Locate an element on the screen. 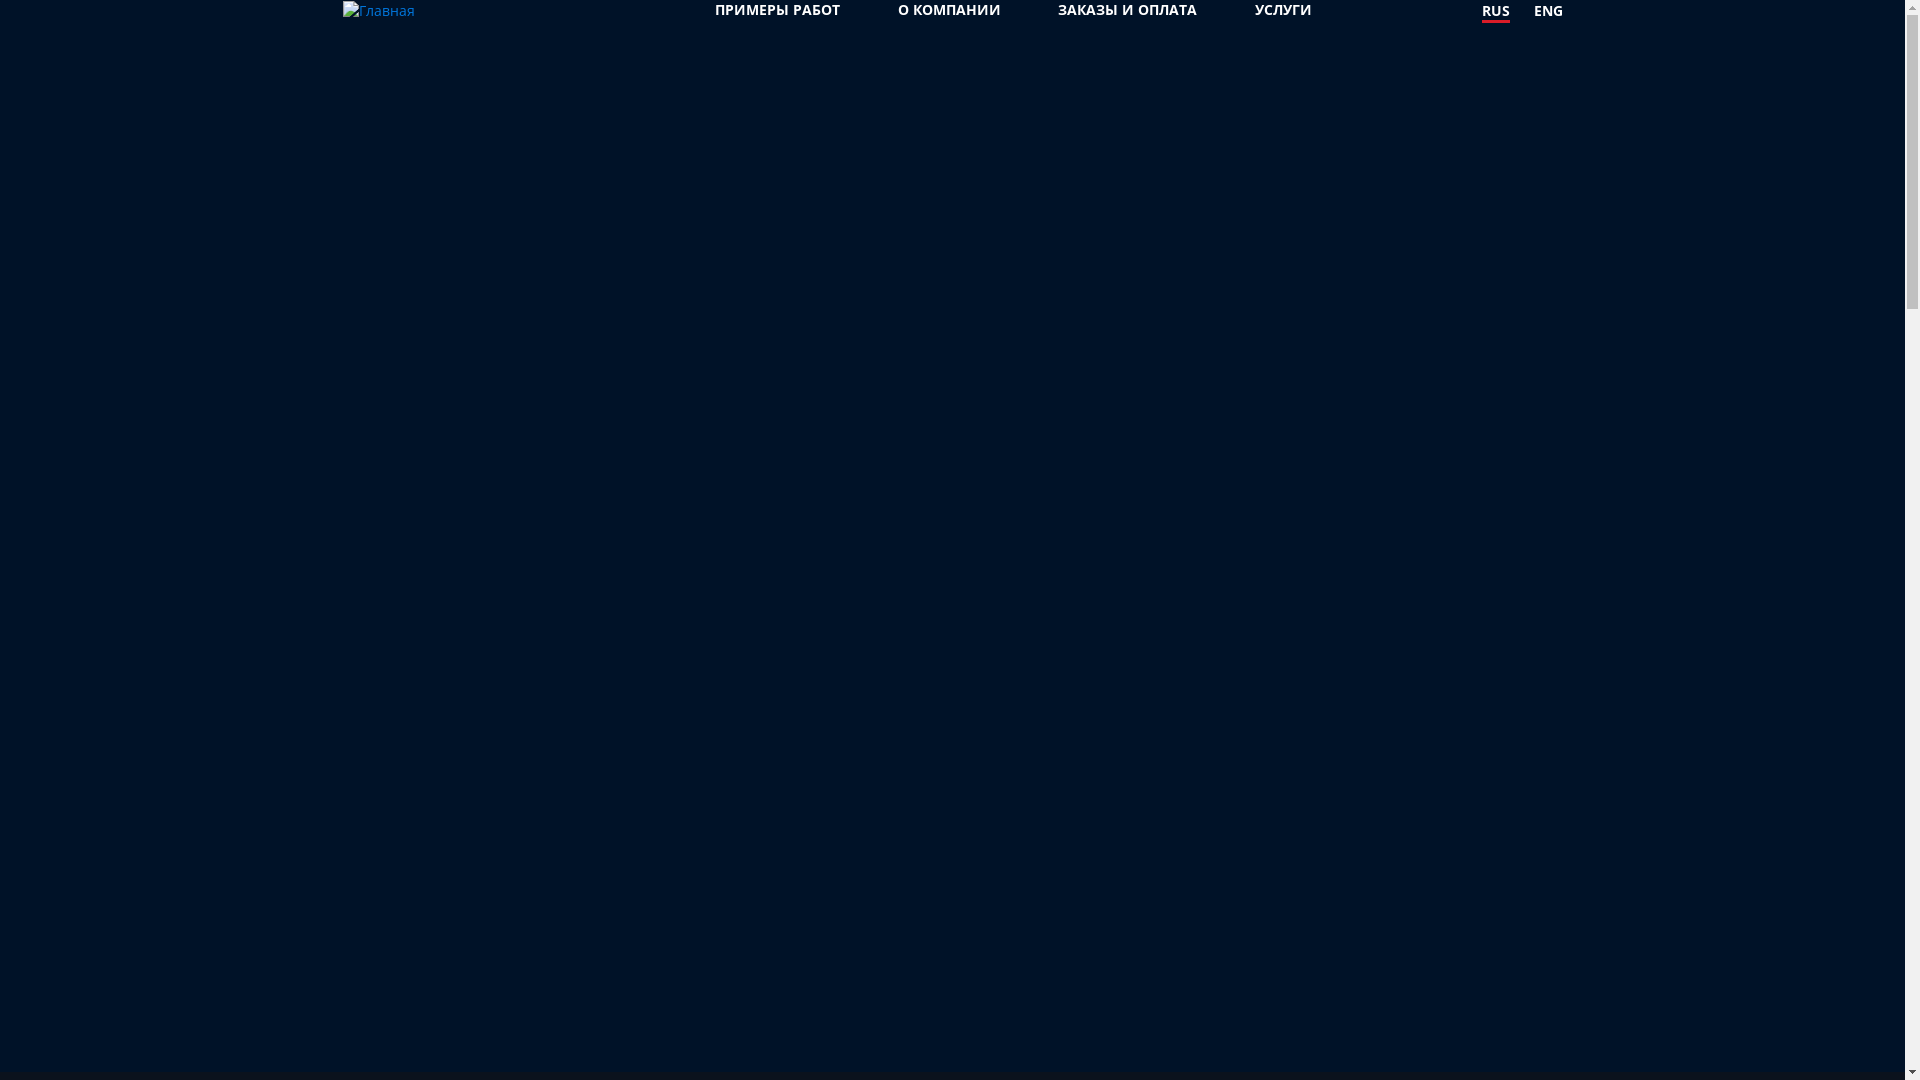 This screenshot has height=1080, width=1920. 'ENG' is located at coordinates (1547, 11).